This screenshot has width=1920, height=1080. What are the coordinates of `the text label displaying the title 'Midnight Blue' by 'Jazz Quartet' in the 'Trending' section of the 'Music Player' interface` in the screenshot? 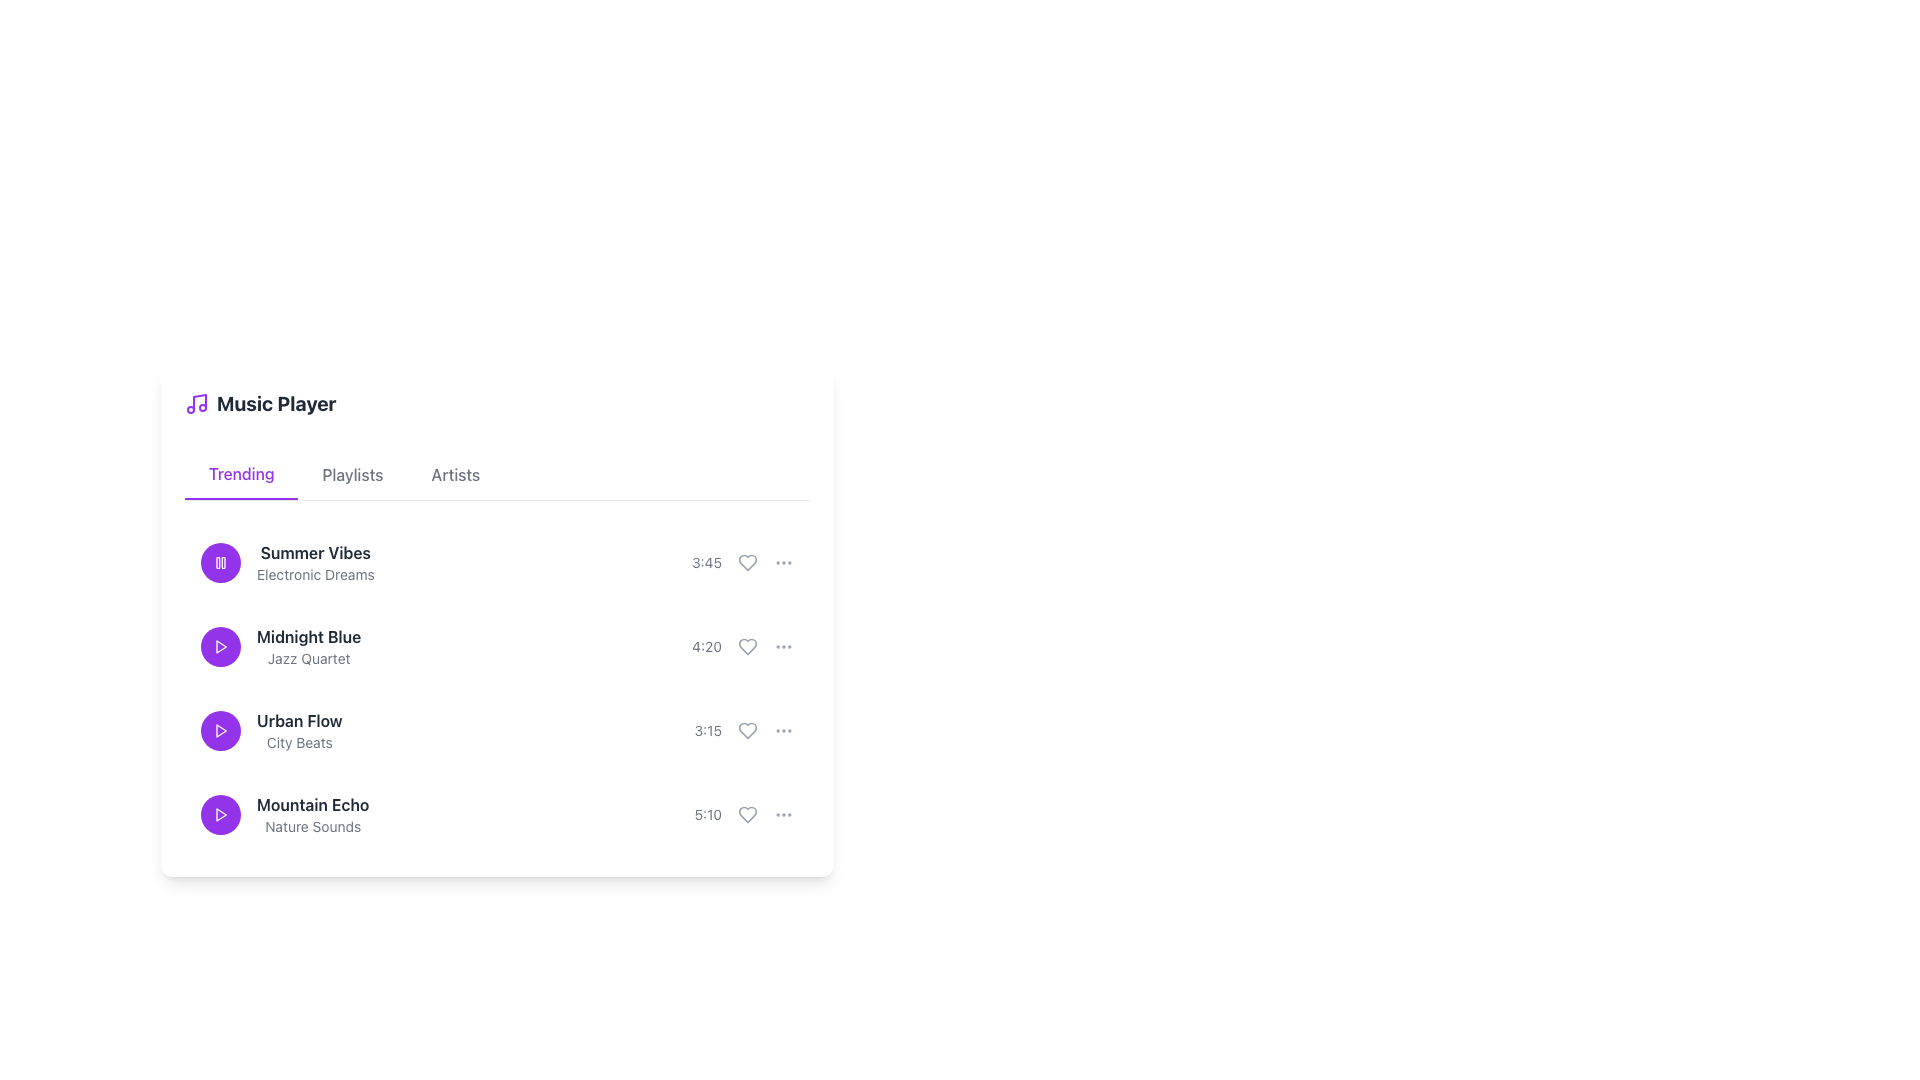 It's located at (280, 647).